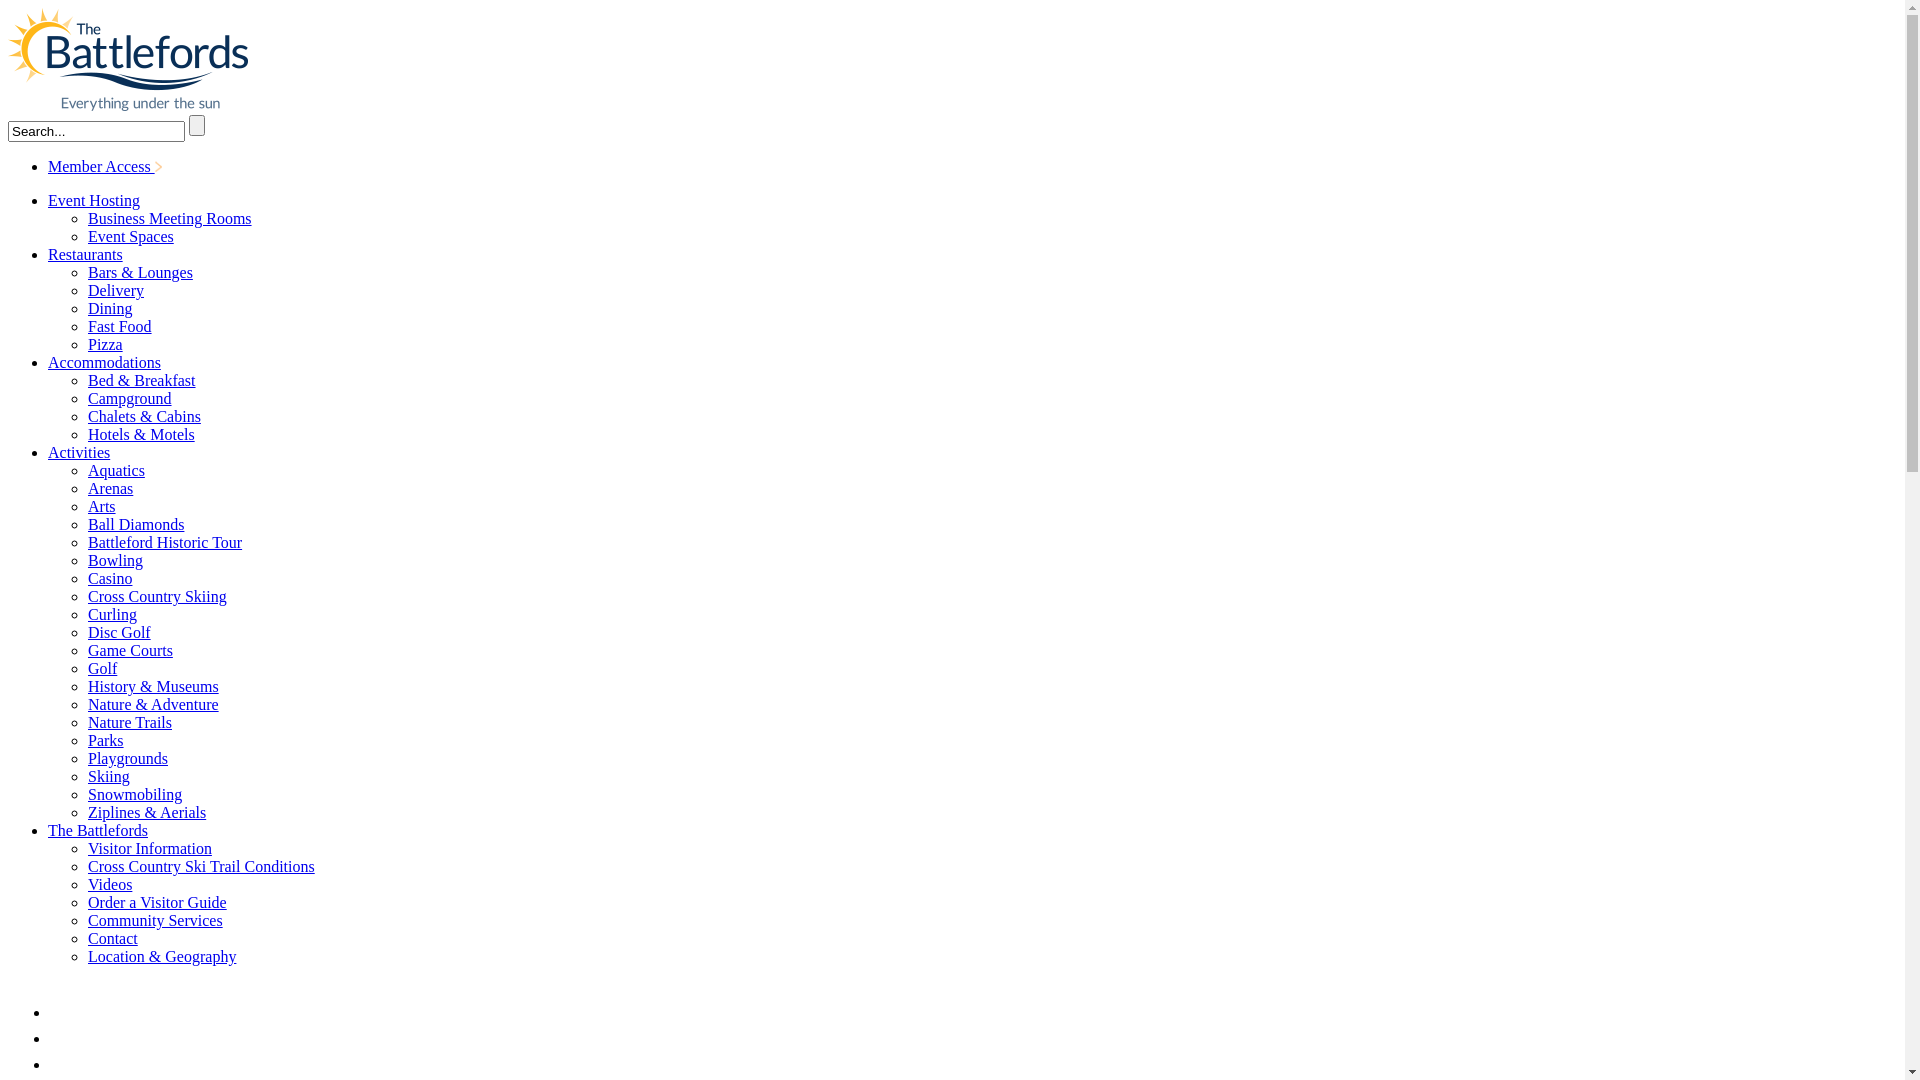 This screenshot has height=1080, width=1920. What do you see at coordinates (100, 505) in the screenshot?
I see `'Arts'` at bounding box center [100, 505].